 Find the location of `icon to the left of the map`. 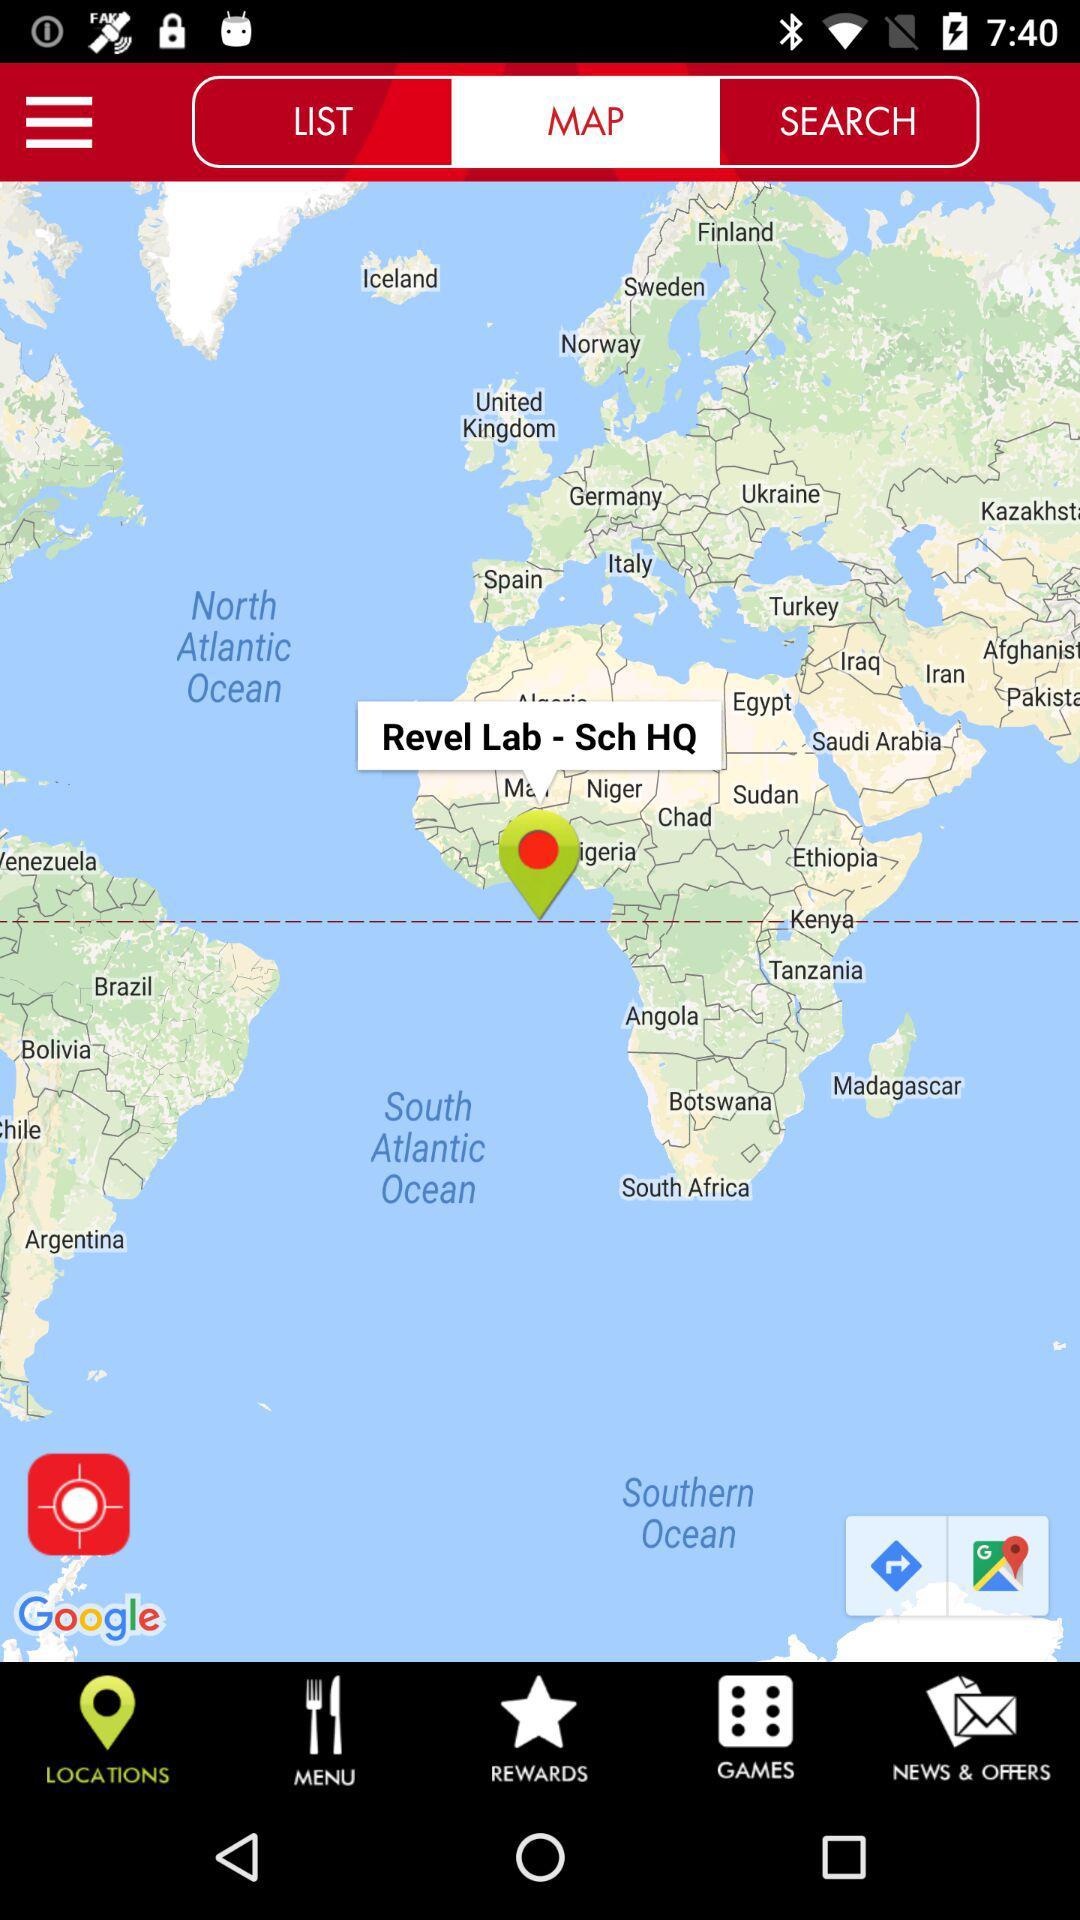

icon to the left of the map is located at coordinates (322, 120).